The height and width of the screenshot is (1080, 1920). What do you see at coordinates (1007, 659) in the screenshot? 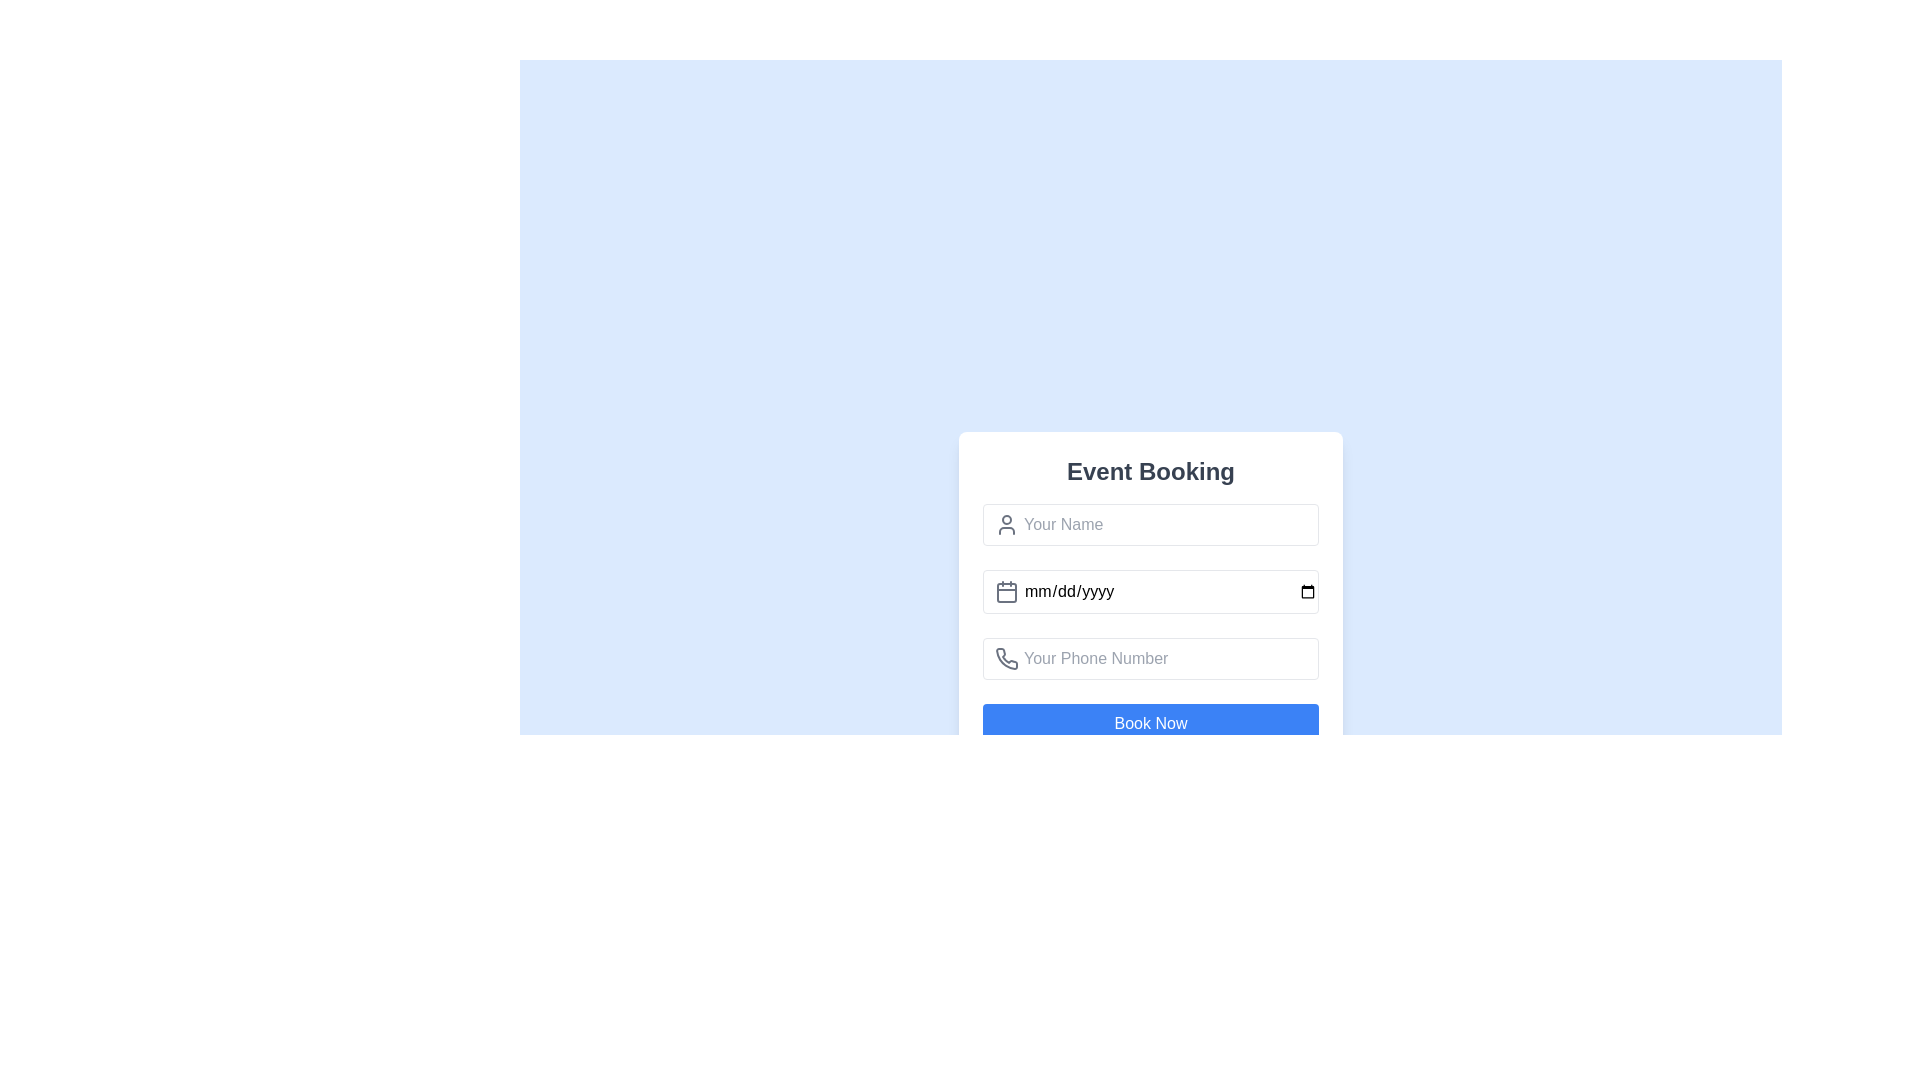
I see `the phone icon with a gray outline located to the left of the 'Your Phone Number' input field in the 'Event Booking' form` at bounding box center [1007, 659].